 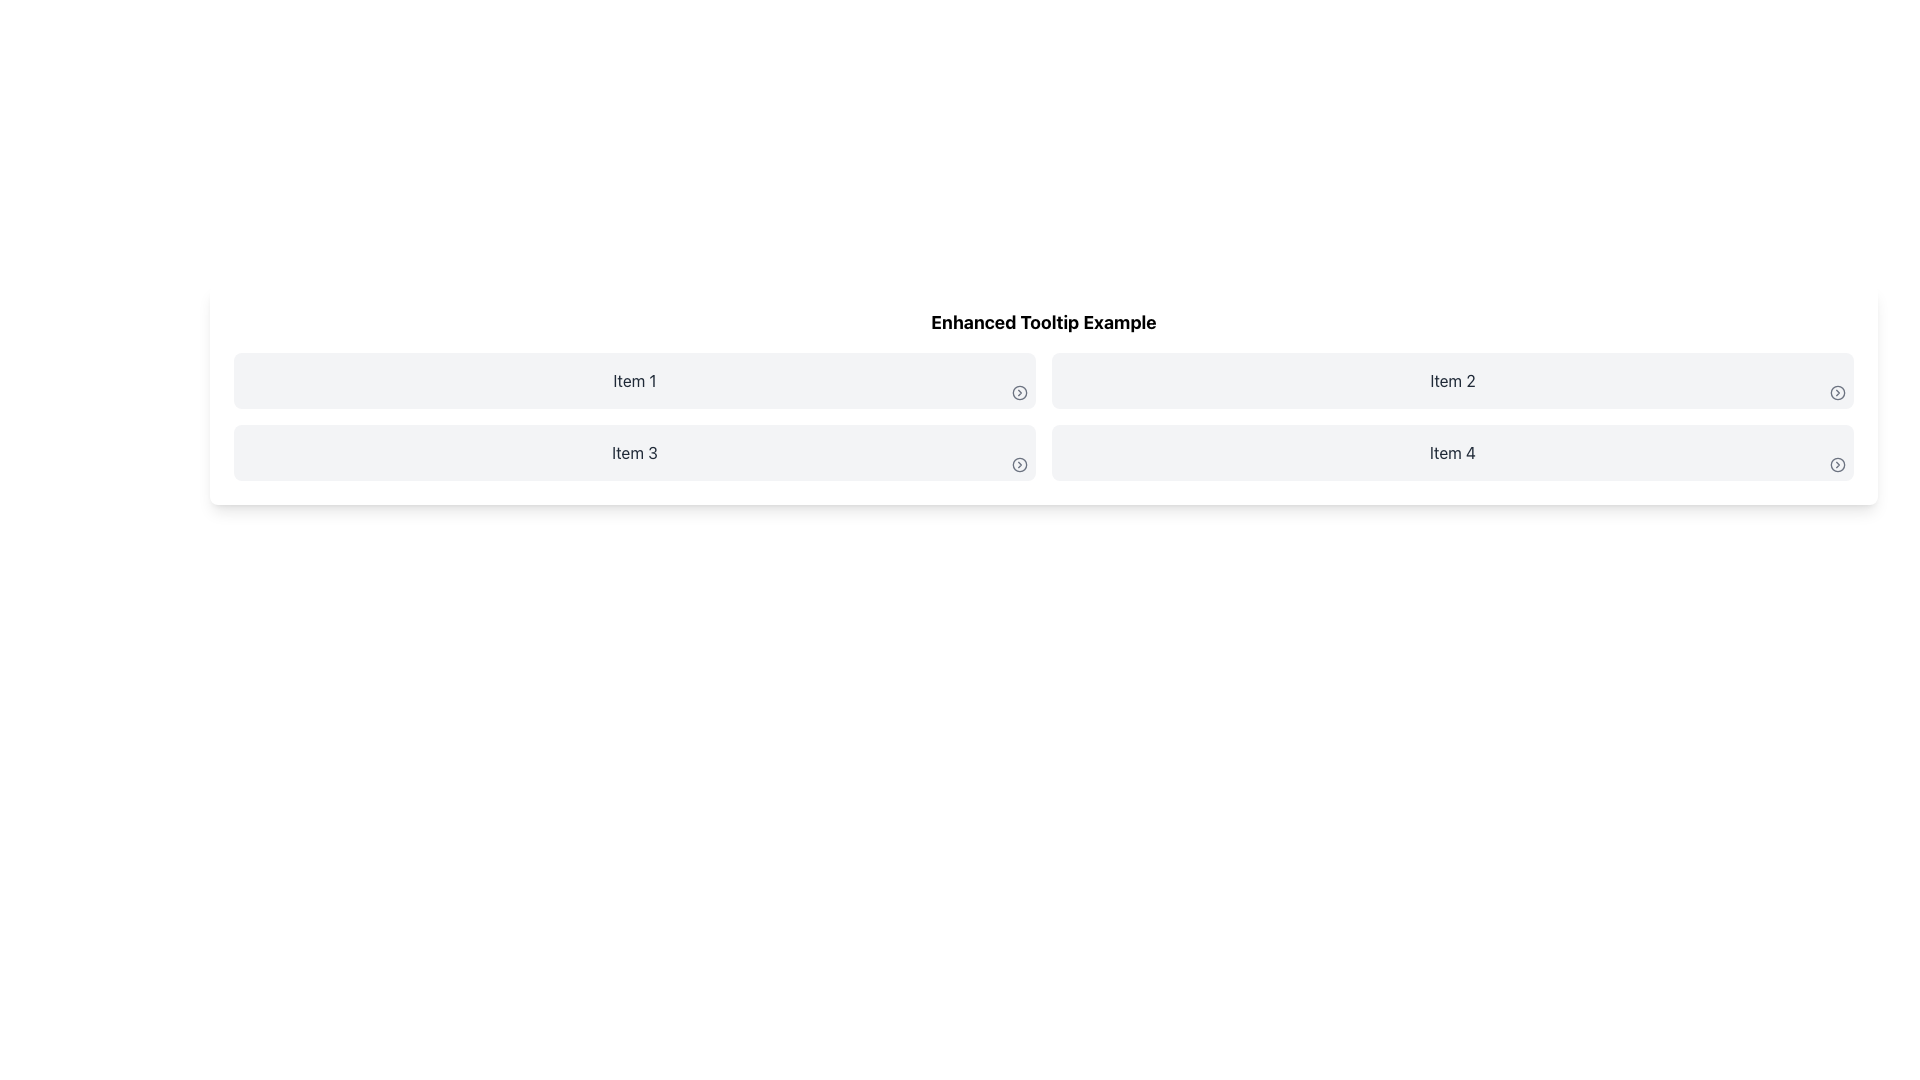 I want to click on the right-chevron icon encased in a circular border located at the bottom-right corner of the 'Item 3' card, so click(x=1019, y=465).